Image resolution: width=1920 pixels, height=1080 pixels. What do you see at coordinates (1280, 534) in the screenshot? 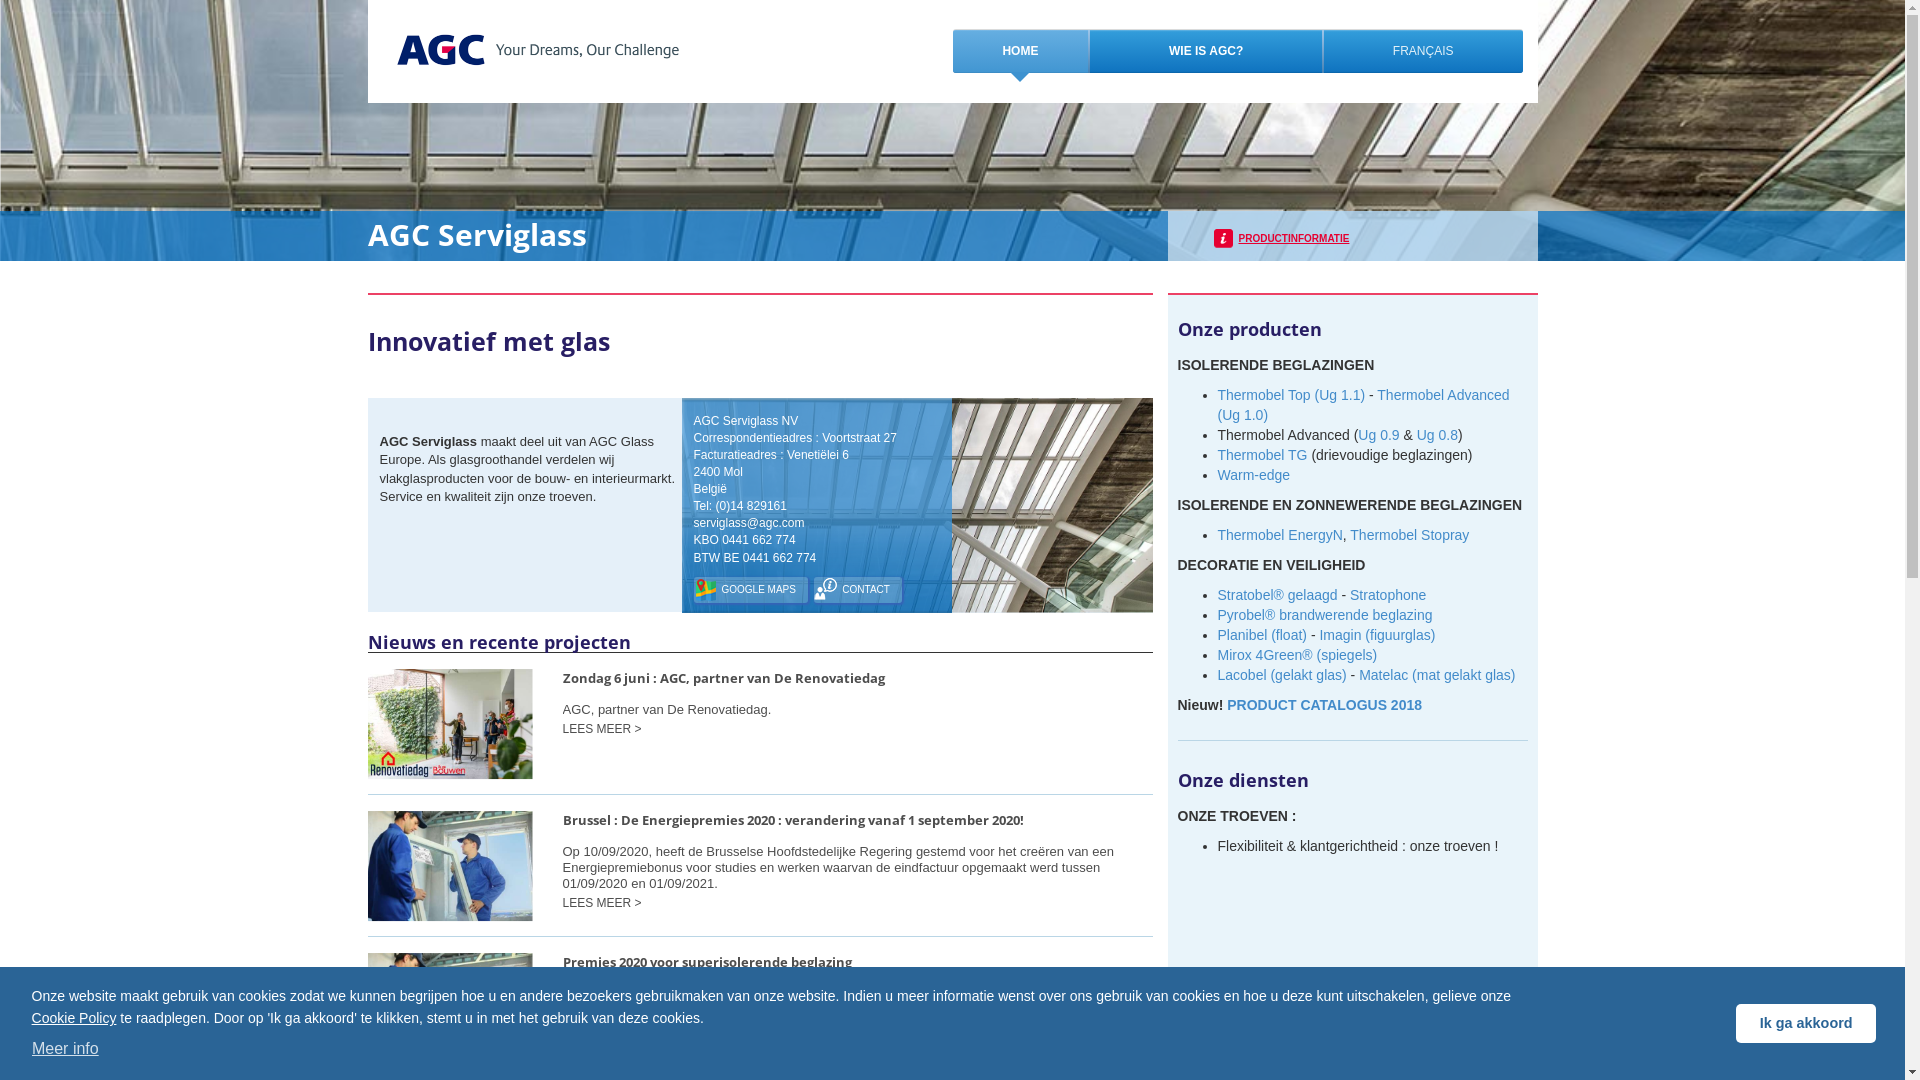
I see `'Thermobel EnergyN'` at bounding box center [1280, 534].